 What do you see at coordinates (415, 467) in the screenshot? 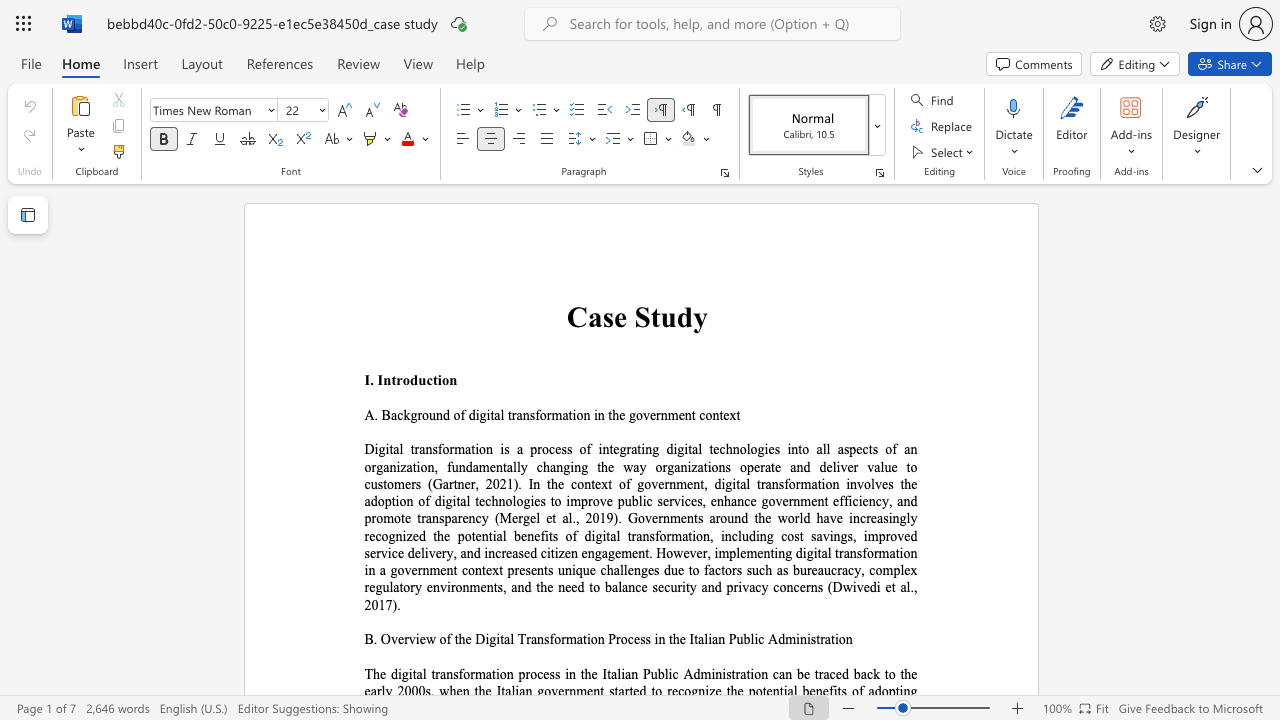
I see `the subset text "ion, fundamentally changing the way org" within the text "Digital transformation is a process of integrating digital technologies into all aspects of an organization, fundamentally changing the way organizations"` at bounding box center [415, 467].